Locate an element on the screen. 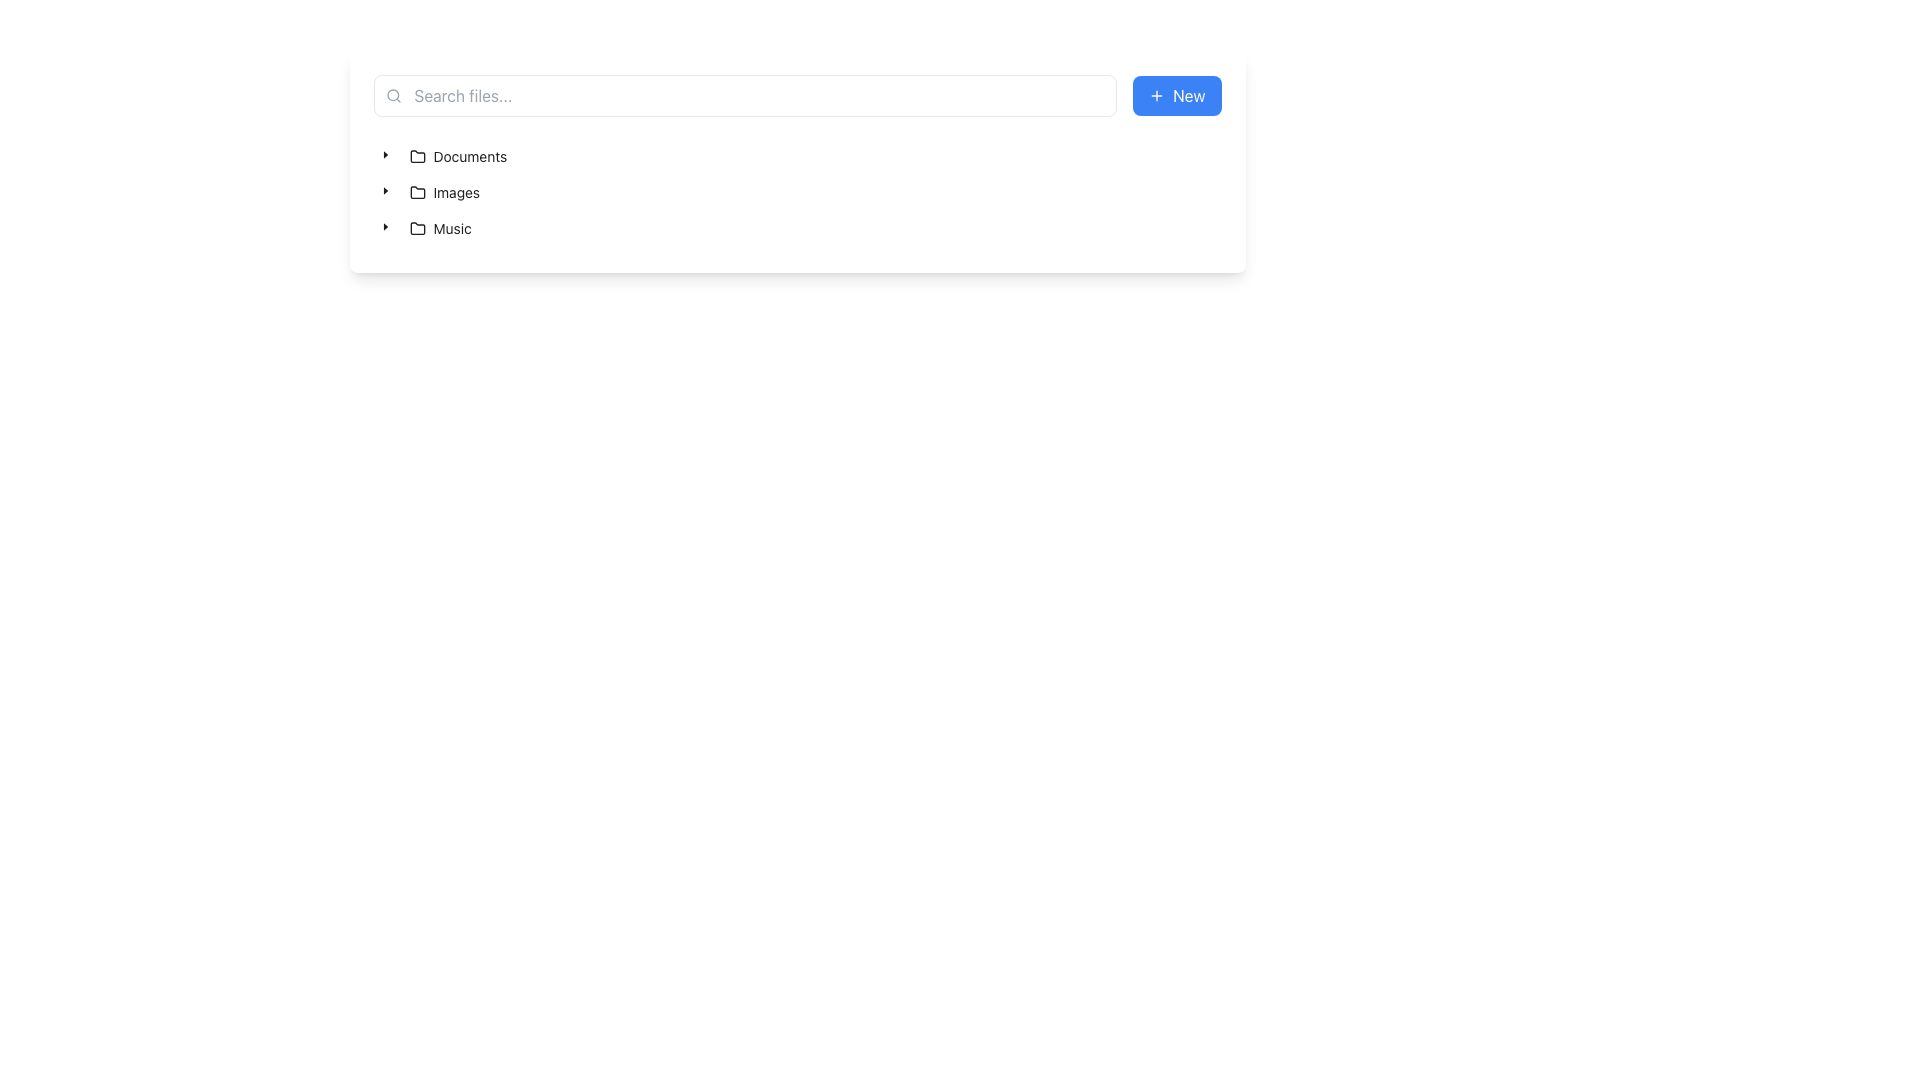 Image resolution: width=1920 pixels, height=1080 pixels. the 'Music' tree node item, which is the third item in the tree structure is located at coordinates (439, 227).